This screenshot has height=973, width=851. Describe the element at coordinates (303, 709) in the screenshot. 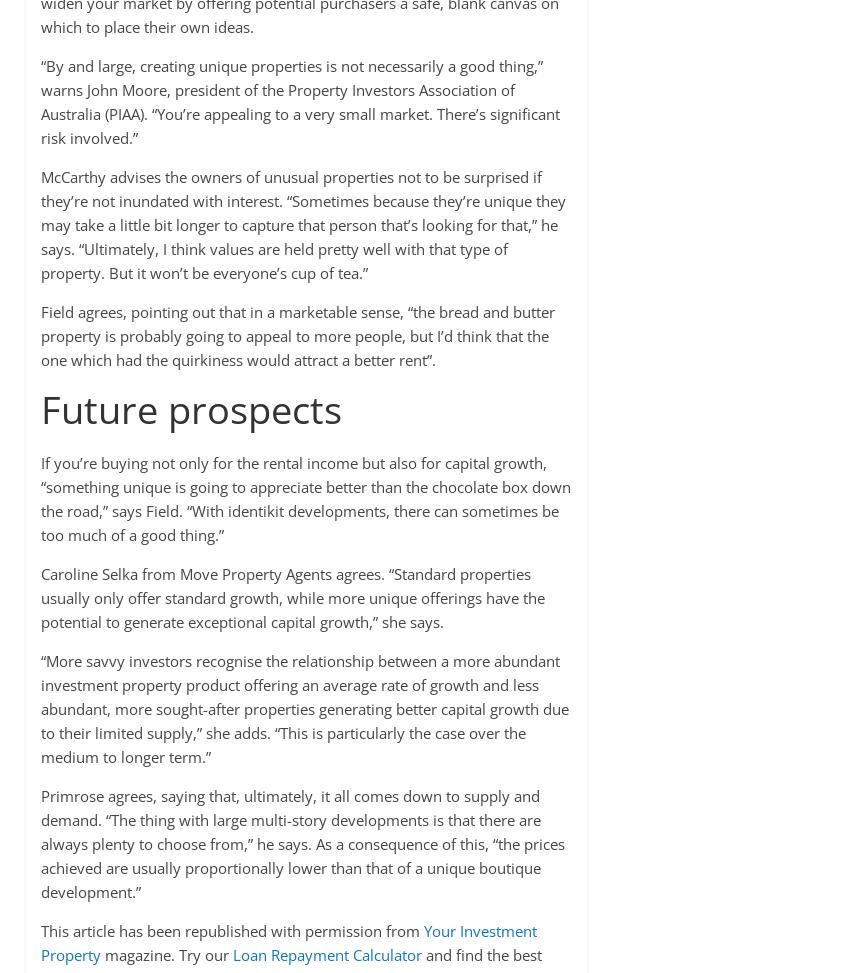

I see `'“More savvy investors recognise the relationship between a more abundant investment property product offering an average rate of growth and less abundant, more sought-after properties generating better capital growth due to their limited supply,” she adds. “This is particularly the case over the medium to longer term.”'` at that location.